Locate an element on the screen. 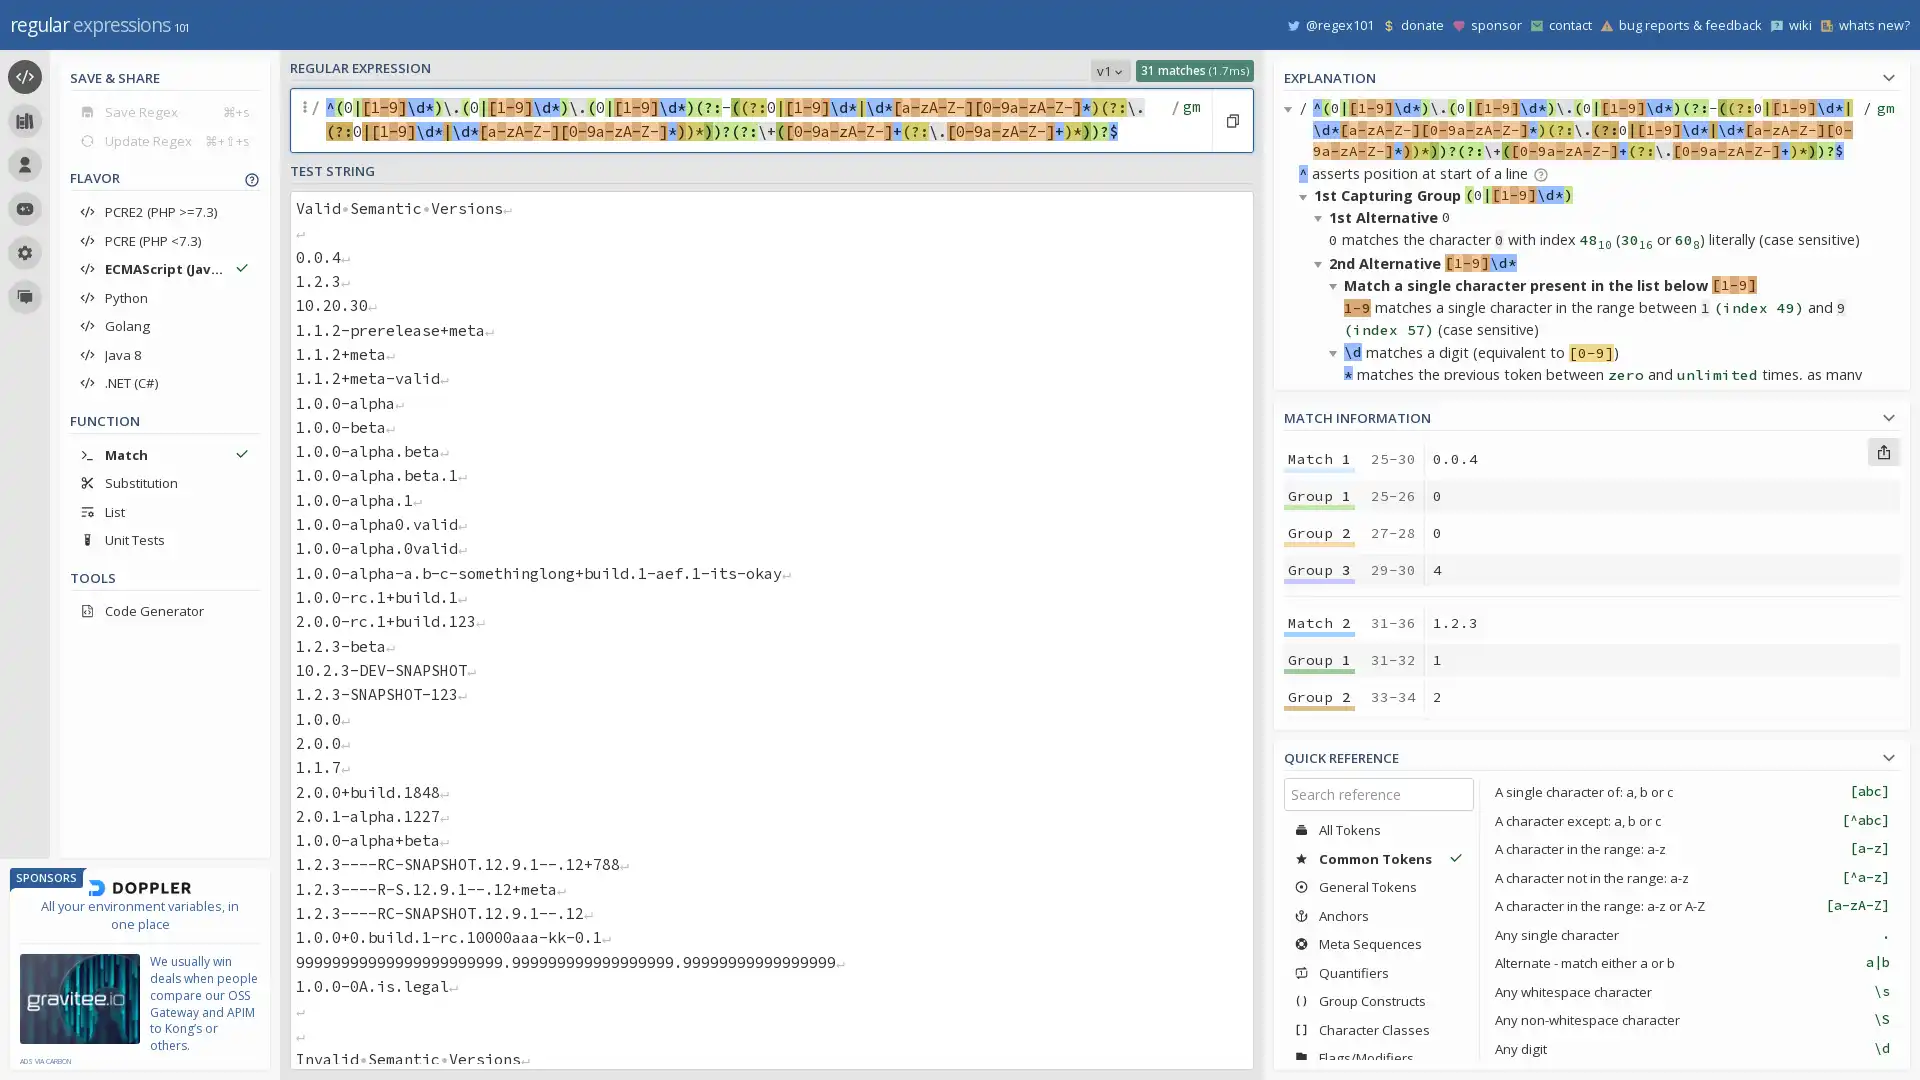 The image size is (1920, 1080). Collapse Subtree is located at coordinates (1336, 350).